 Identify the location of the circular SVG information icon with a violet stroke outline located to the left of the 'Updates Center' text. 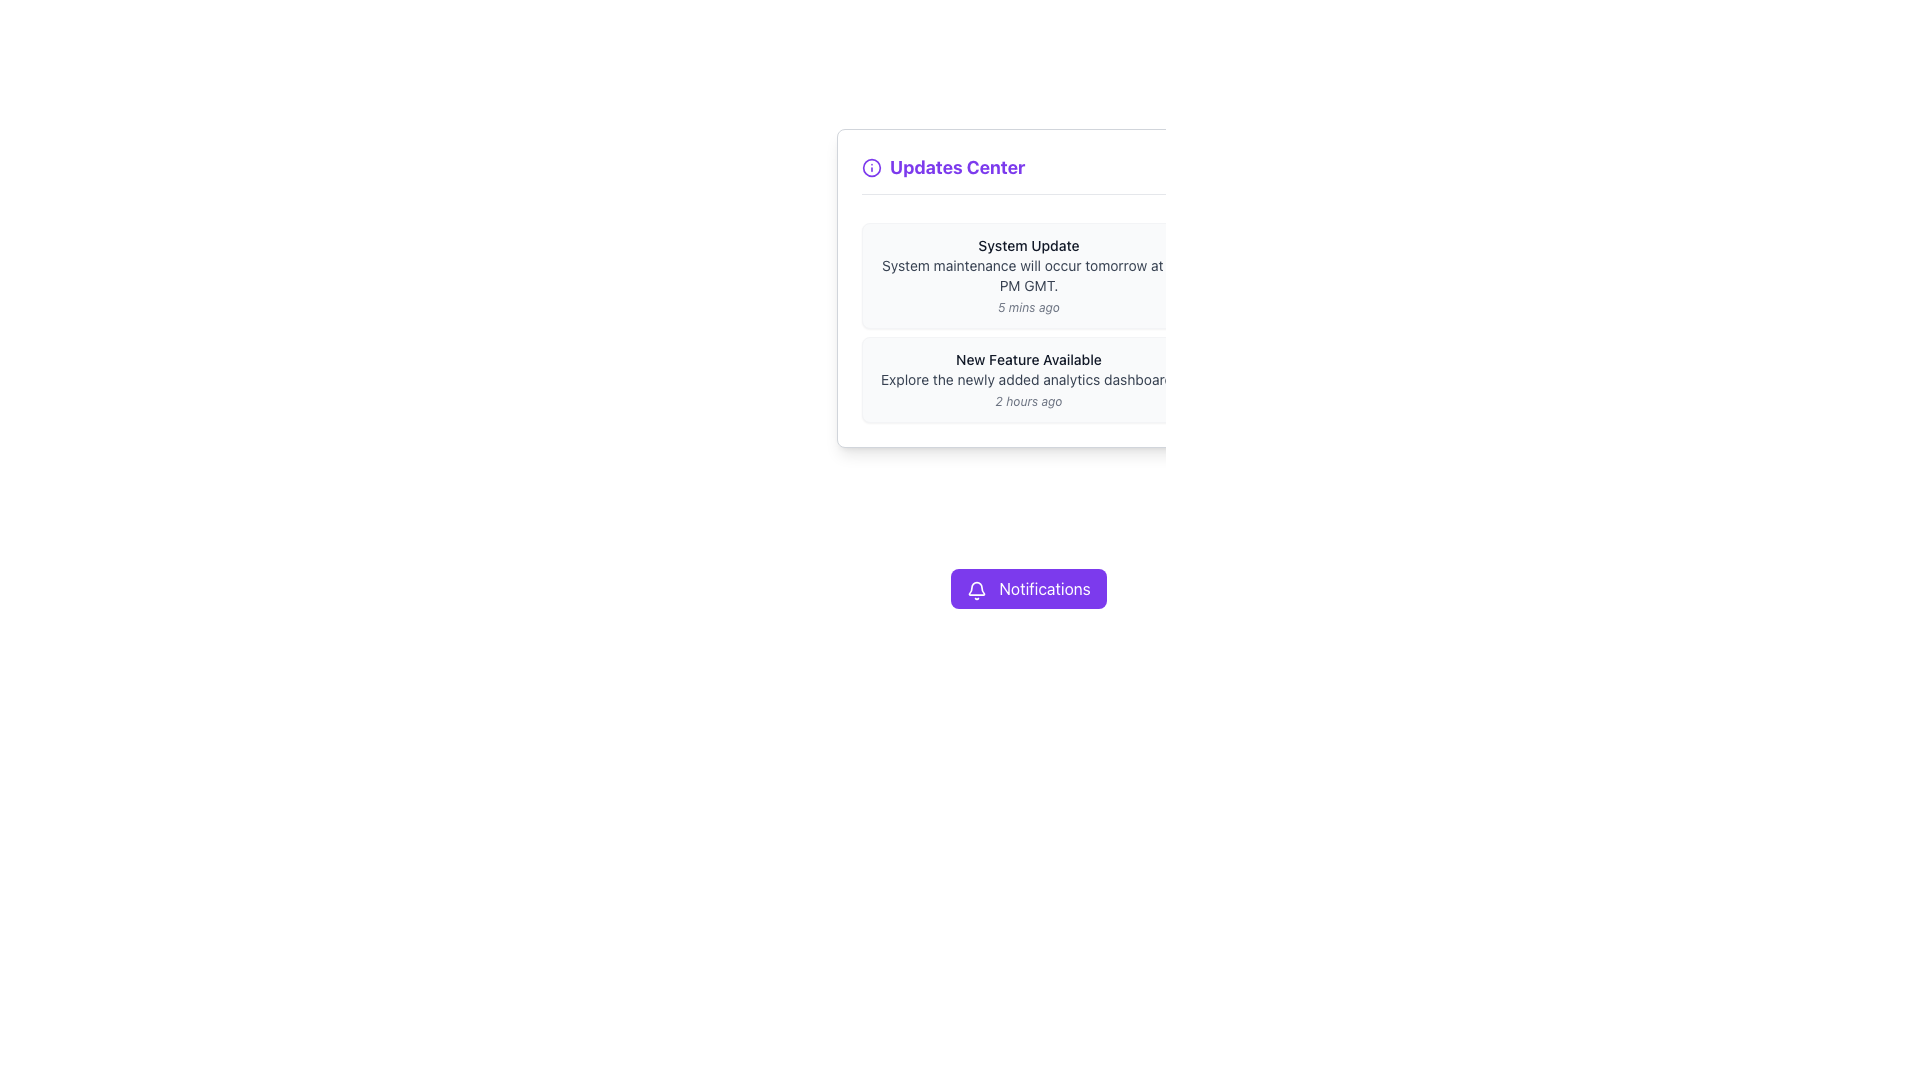
(872, 167).